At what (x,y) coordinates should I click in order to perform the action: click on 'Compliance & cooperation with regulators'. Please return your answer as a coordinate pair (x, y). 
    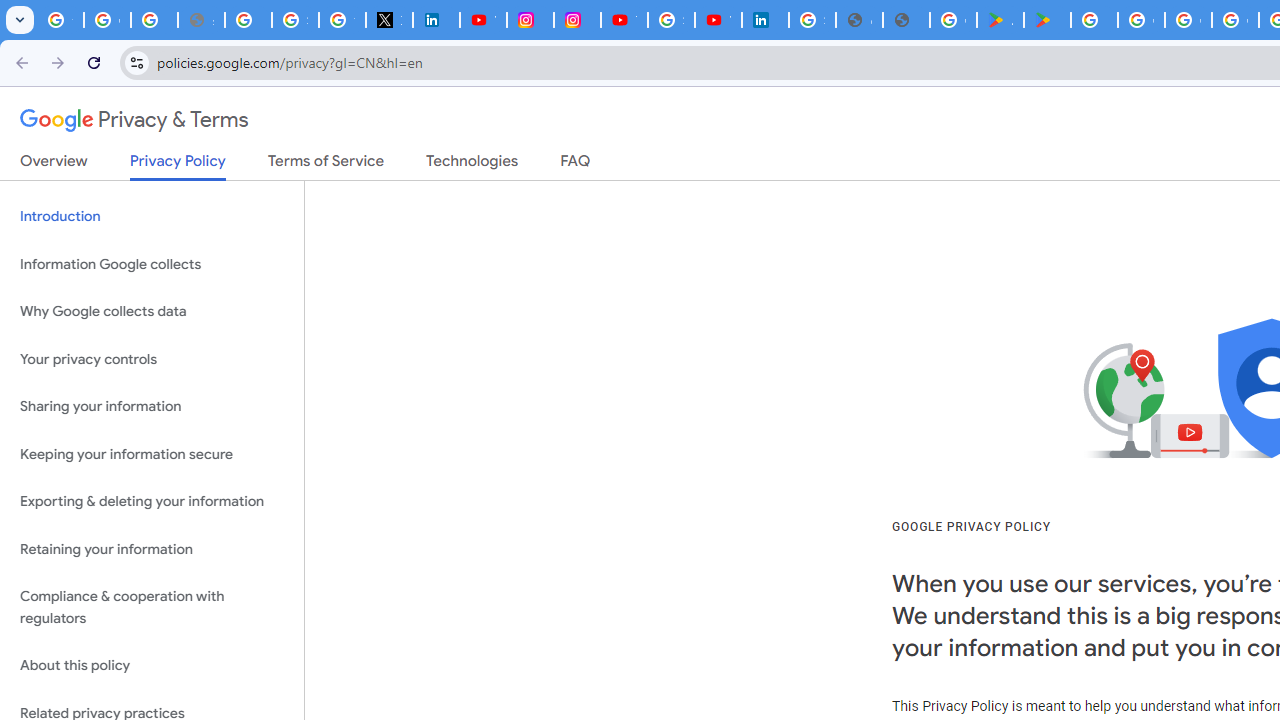
    Looking at the image, I should click on (151, 607).